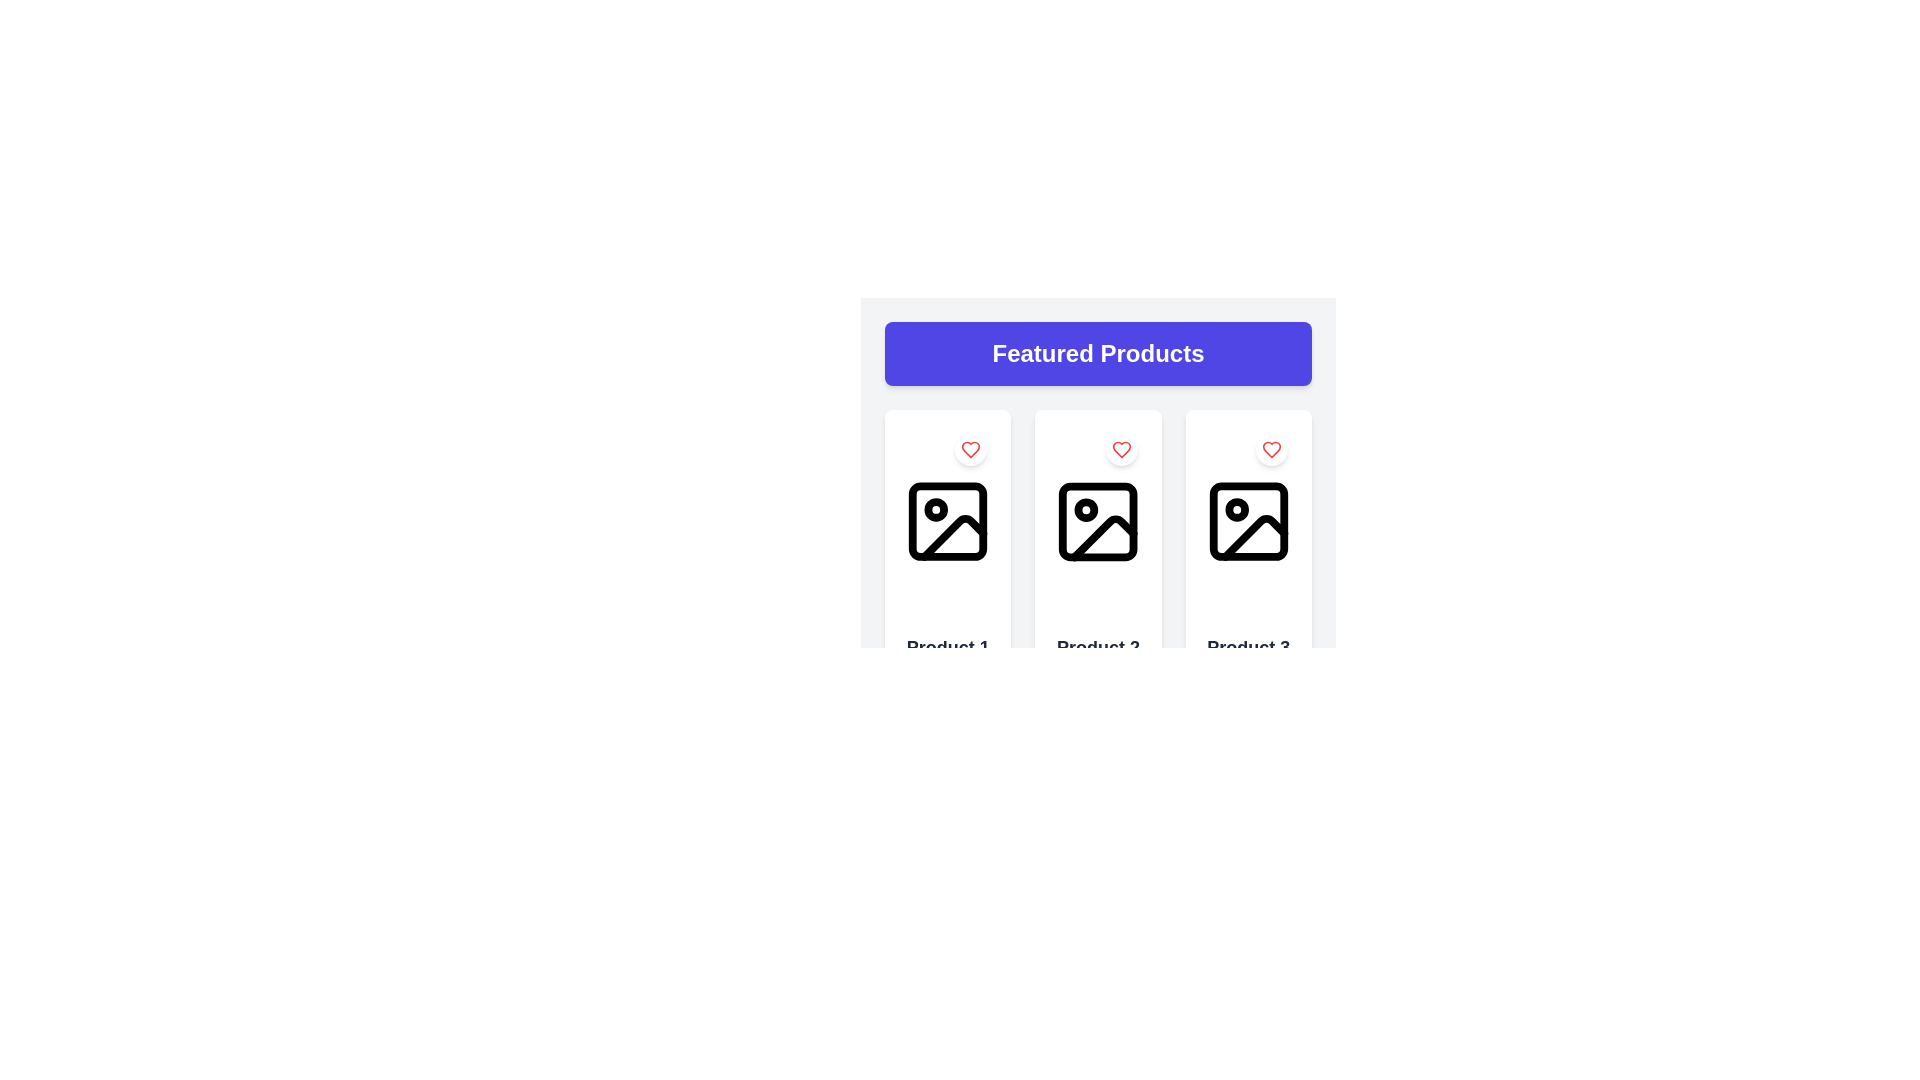  I want to click on the graphic icon representing a feature or selection point for the first product image in the 'Featured Products' section, so click(935, 509).